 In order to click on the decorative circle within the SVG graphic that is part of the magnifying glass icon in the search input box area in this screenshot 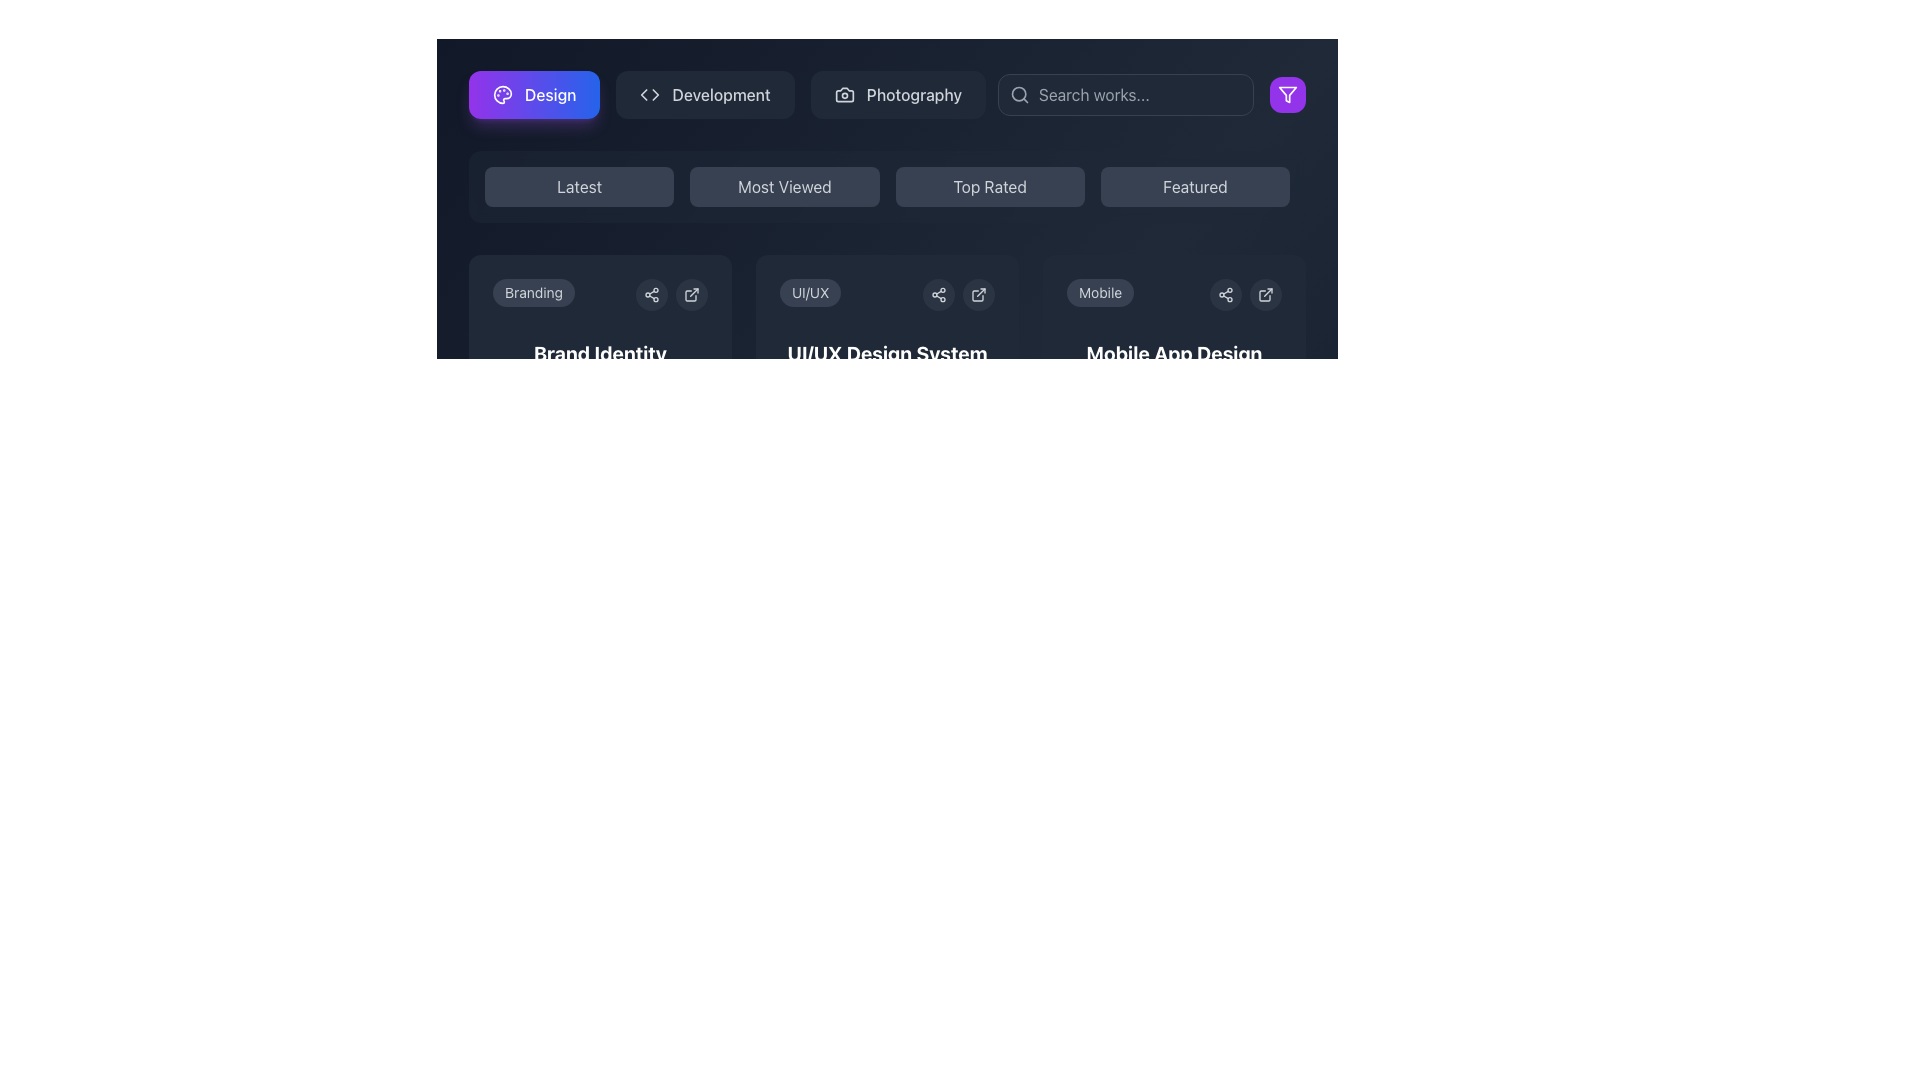, I will do `click(1019, 94)`.